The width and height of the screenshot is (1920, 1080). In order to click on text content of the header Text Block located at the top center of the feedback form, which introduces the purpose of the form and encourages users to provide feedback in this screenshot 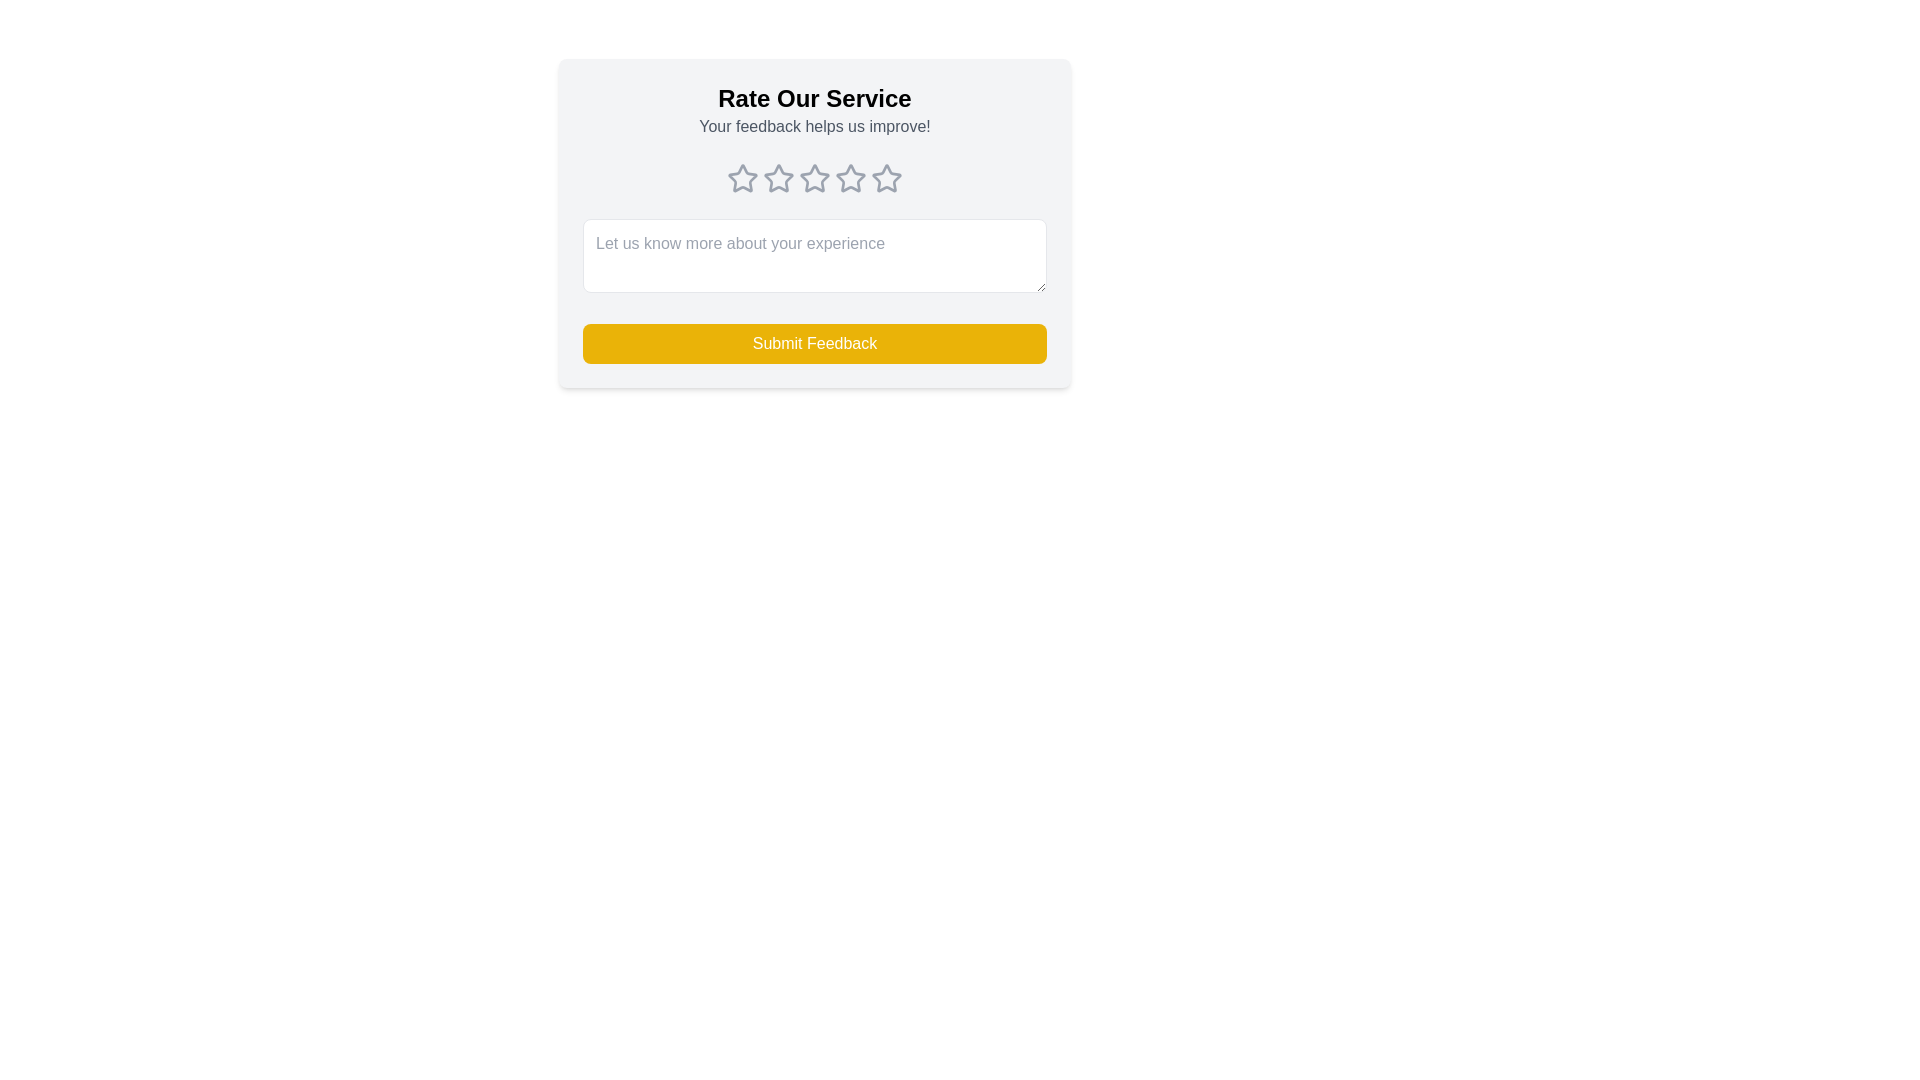, I will do `click(815, 111)`.